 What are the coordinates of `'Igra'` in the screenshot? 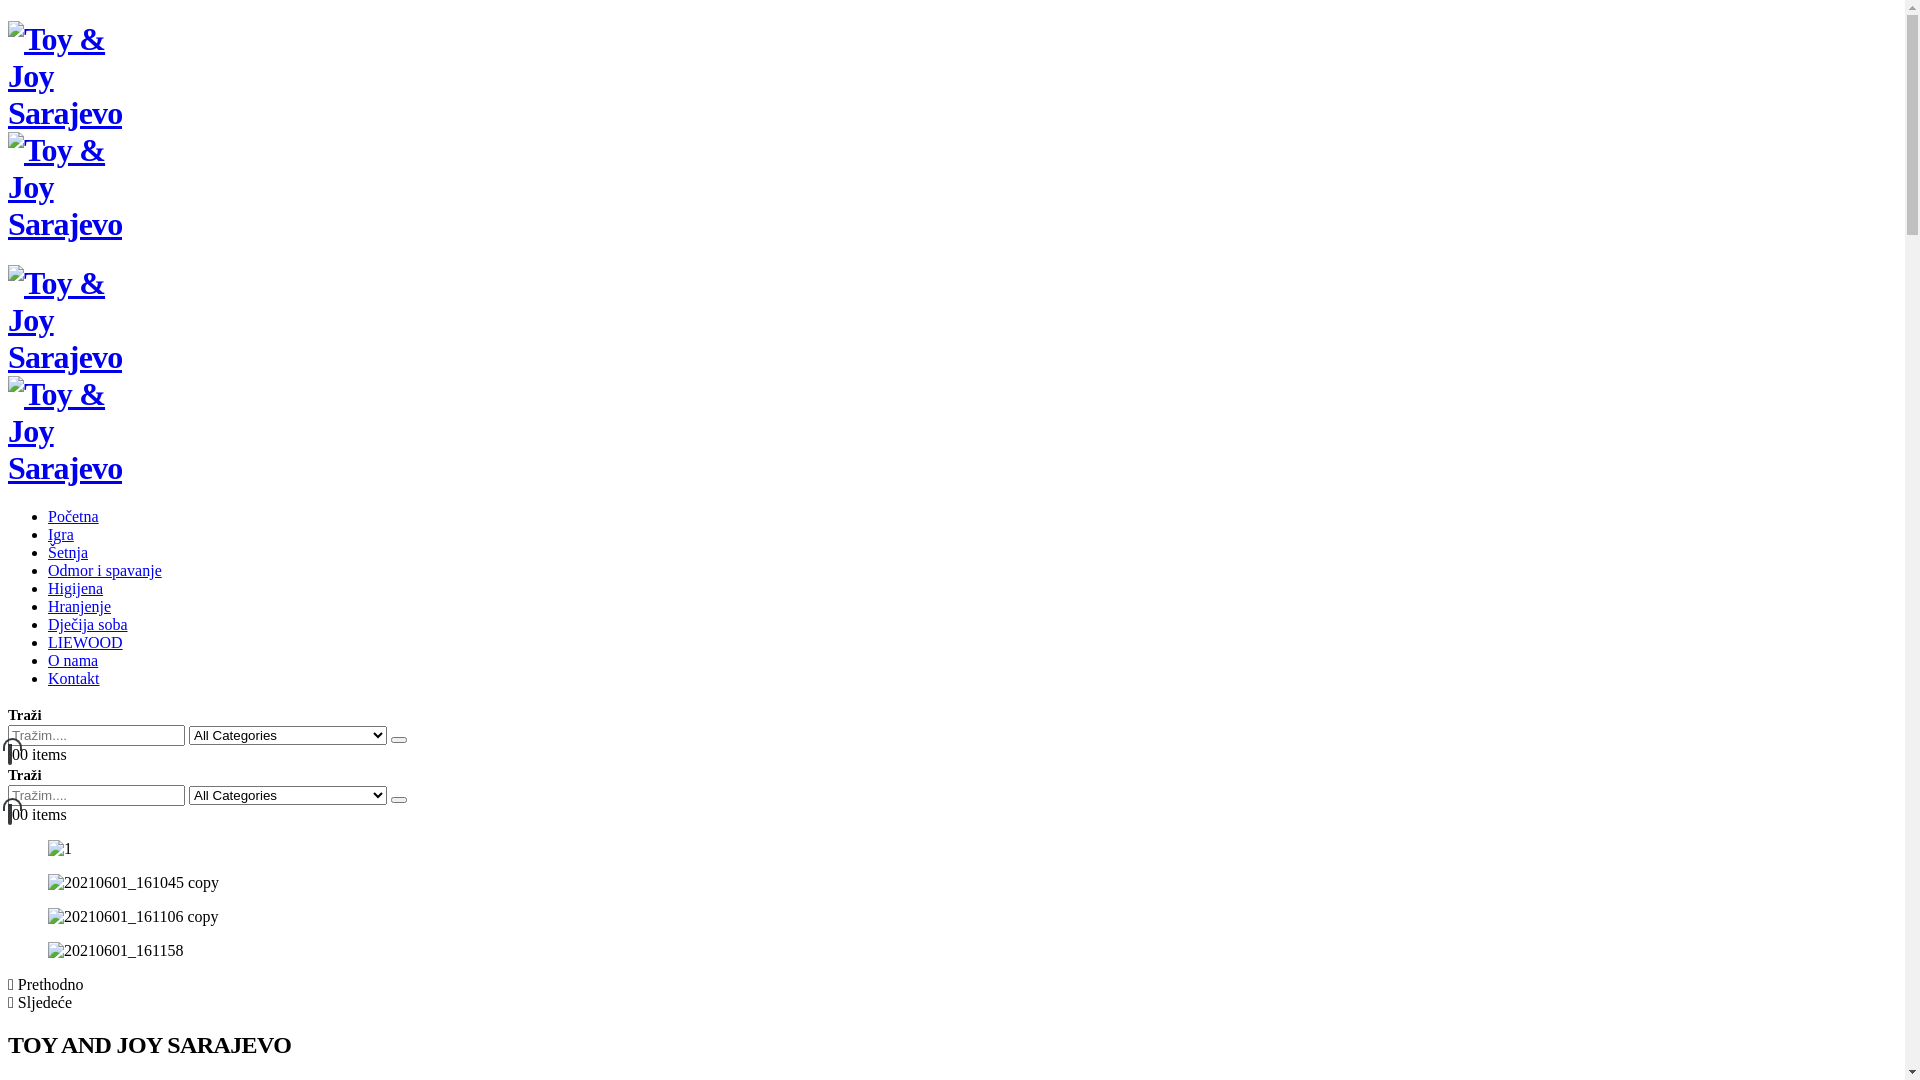 It's located at (61, 533).